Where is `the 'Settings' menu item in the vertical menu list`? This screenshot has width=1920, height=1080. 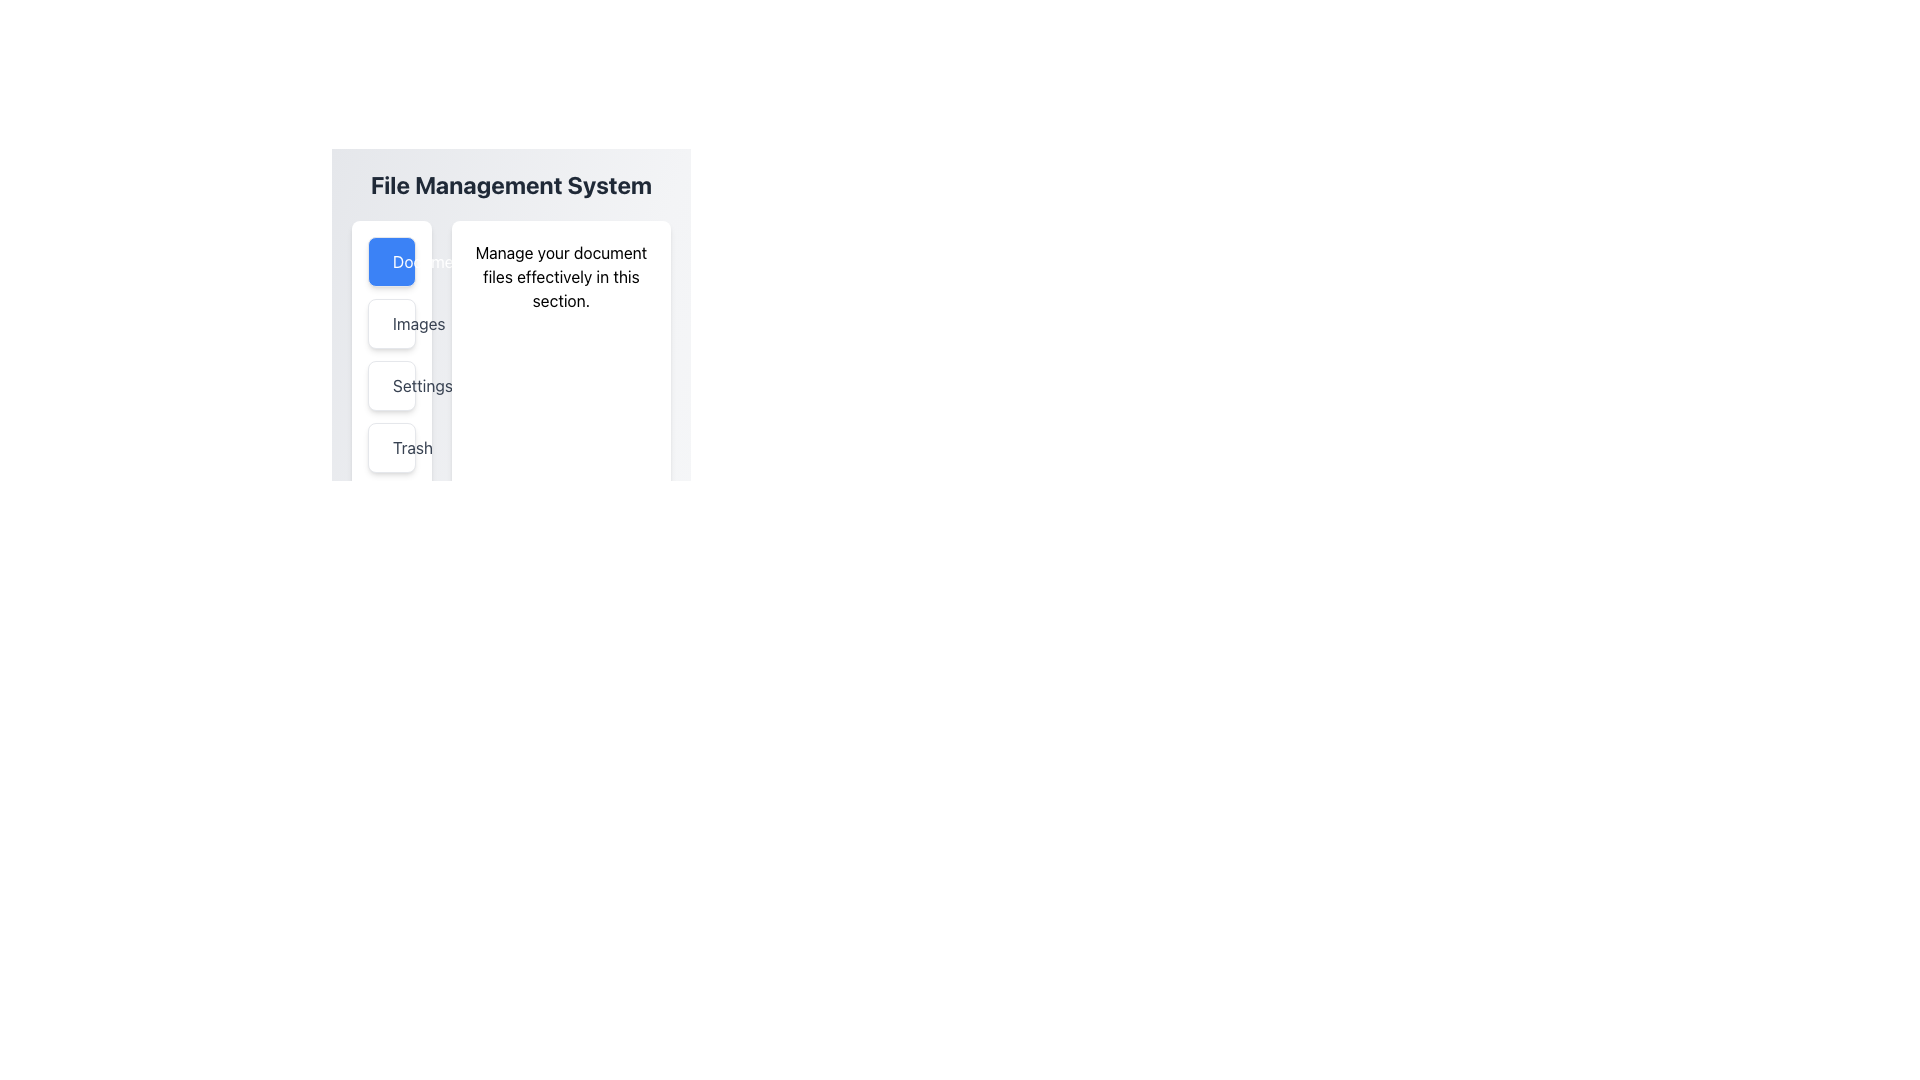 the 'Settings' menu item in the vertical menu list is located at coordinates (391, 353).